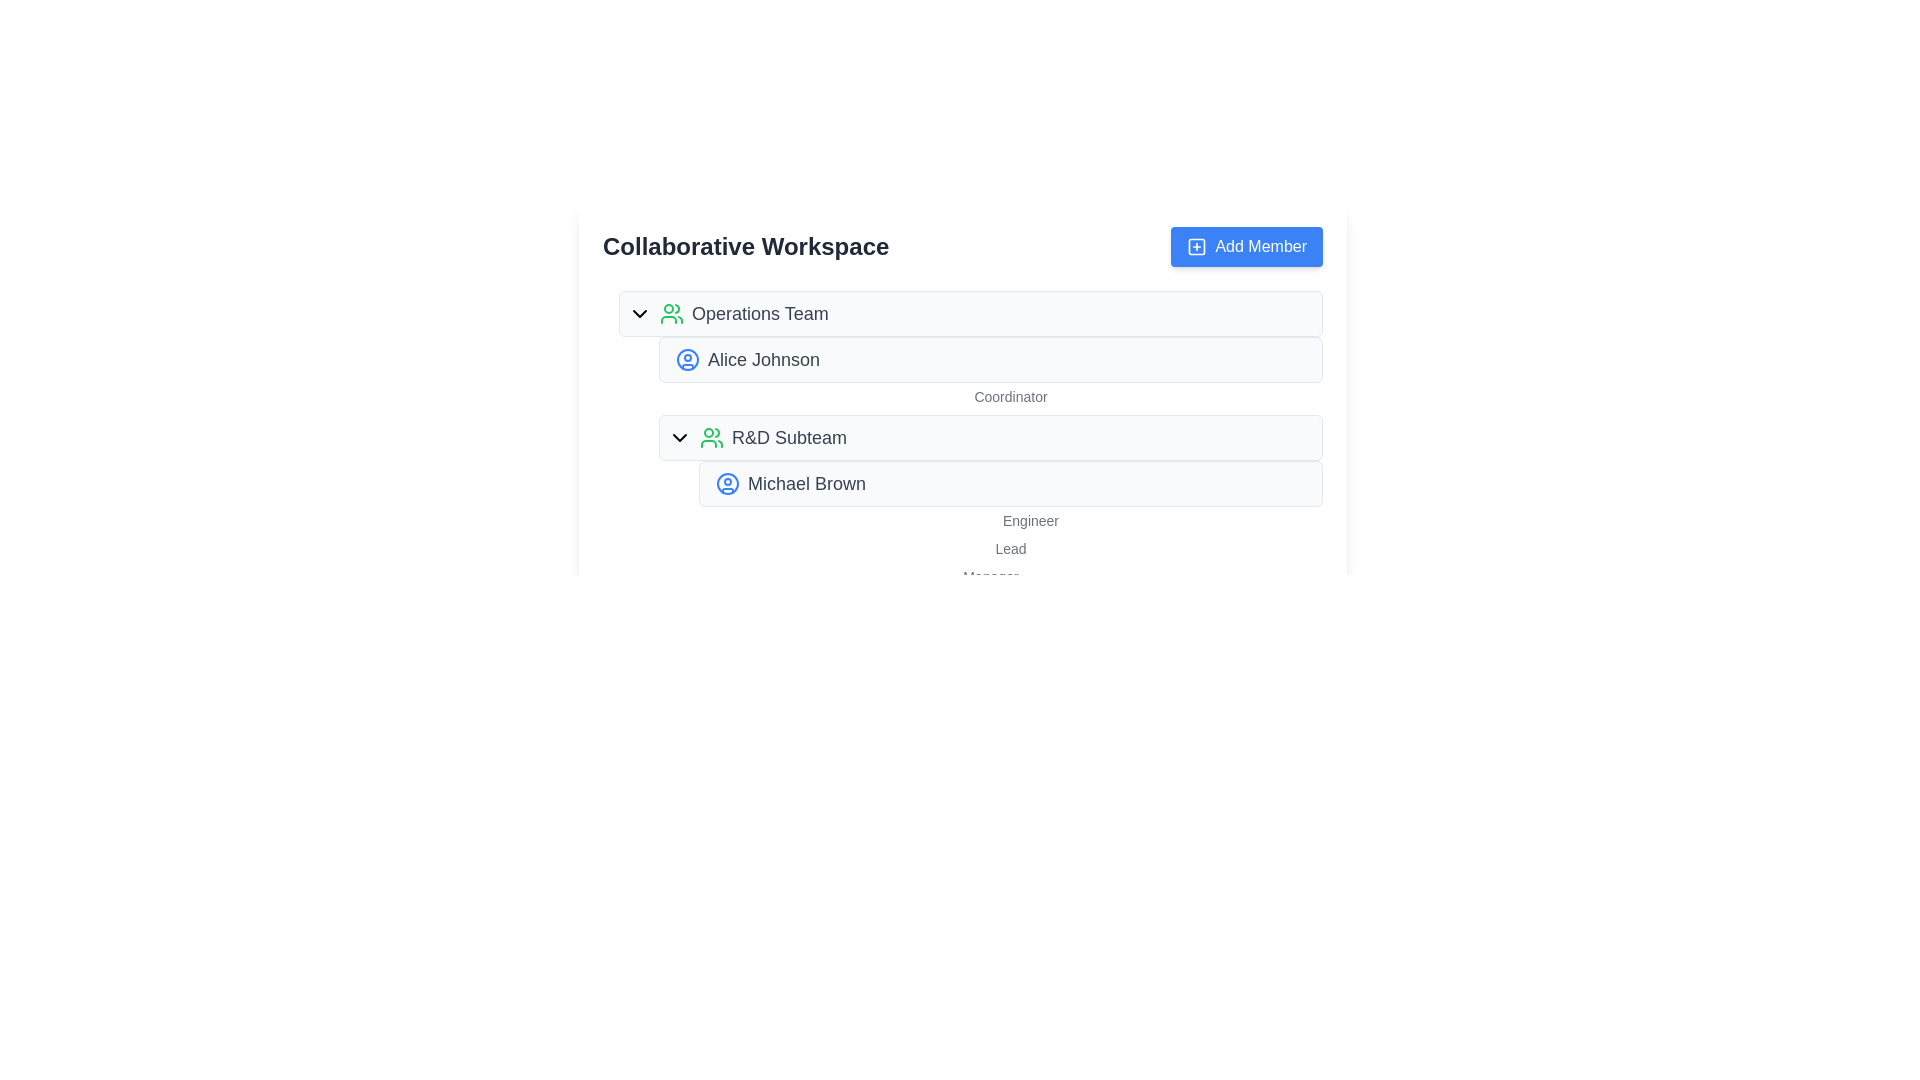  What do you see at coordinates (1246, 245) in the screenshot?
I see `the 'Add Member' button located in the top-right corner of the 'Collaborative Workspace' section` at bounding box center [1246, 245].